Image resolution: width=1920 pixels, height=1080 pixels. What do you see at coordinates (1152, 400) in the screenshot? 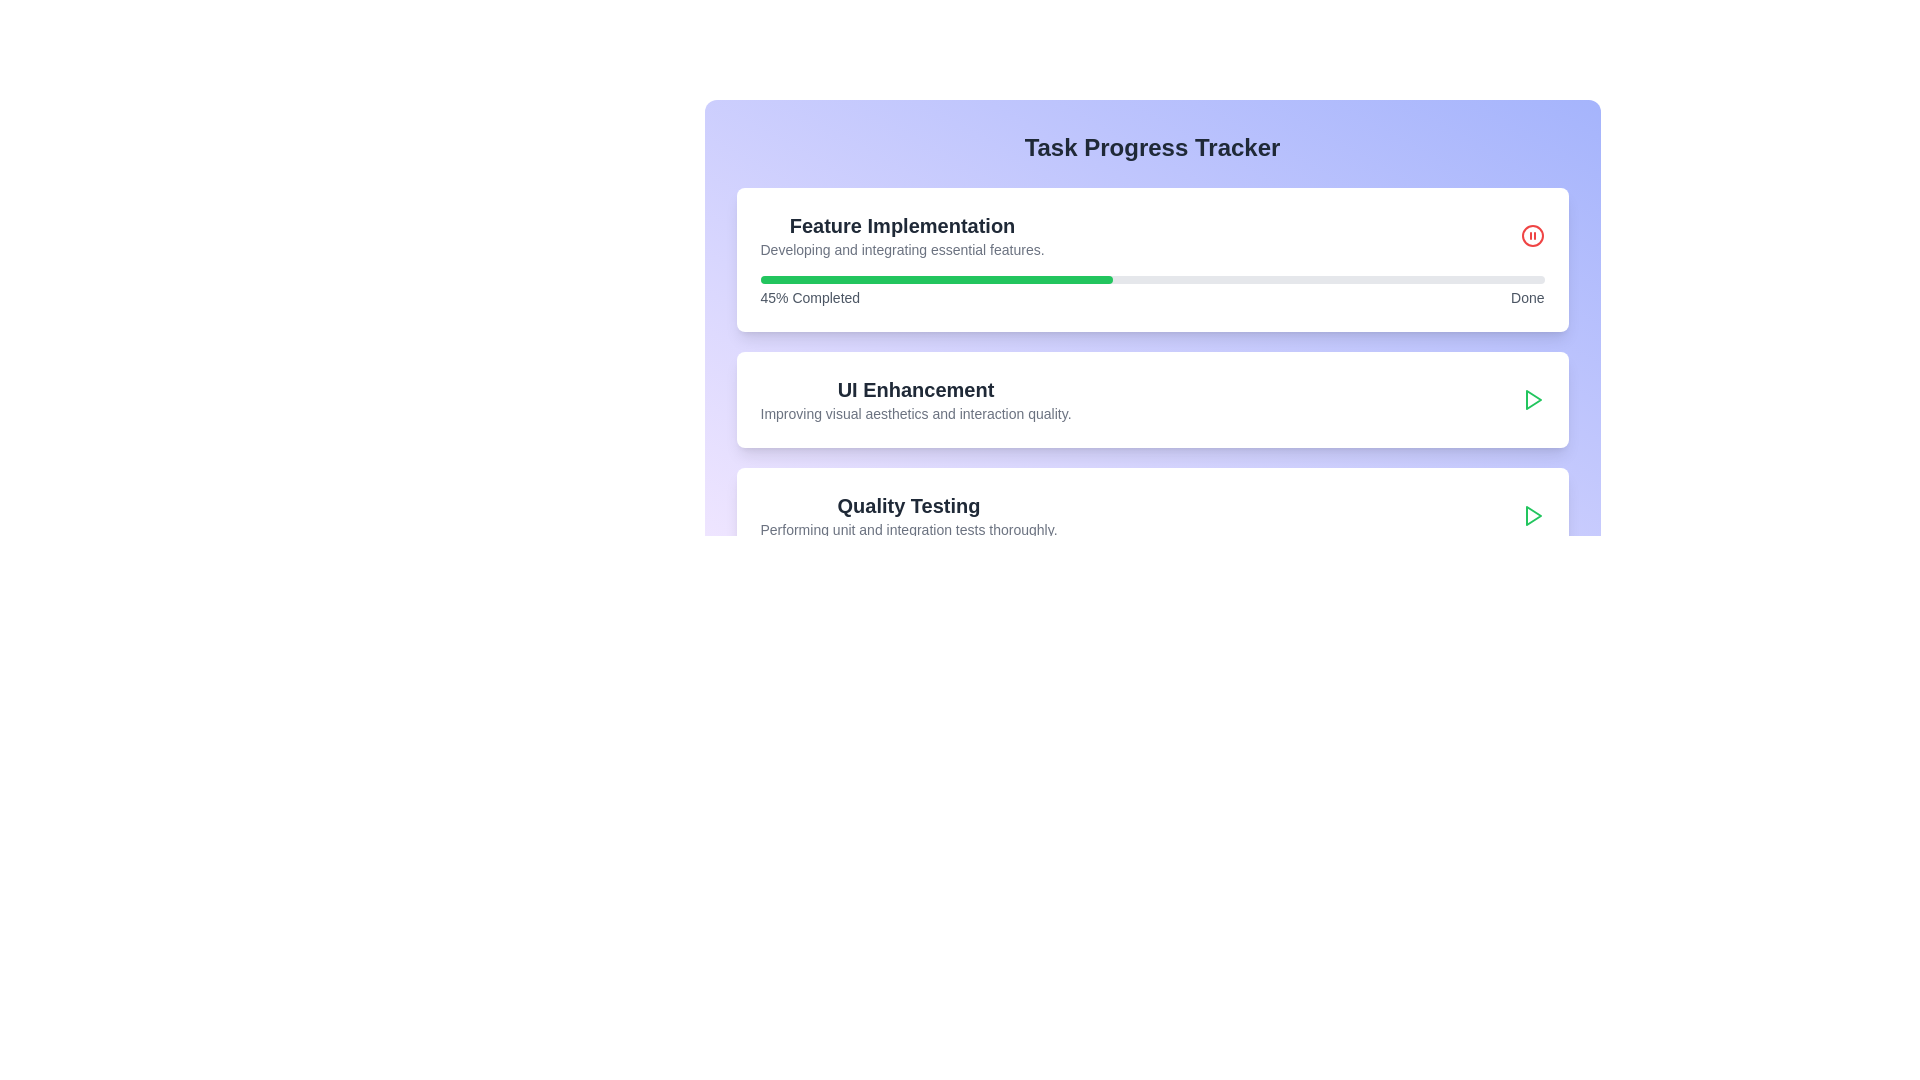
I see `the Task descriptor block titled 'UI Enhancement' which is styled with a bold title and a smaller gray subtitle, positioned between 'Feature Implementation' and 'Quality Testing'` at bounding box center [1152, 400].